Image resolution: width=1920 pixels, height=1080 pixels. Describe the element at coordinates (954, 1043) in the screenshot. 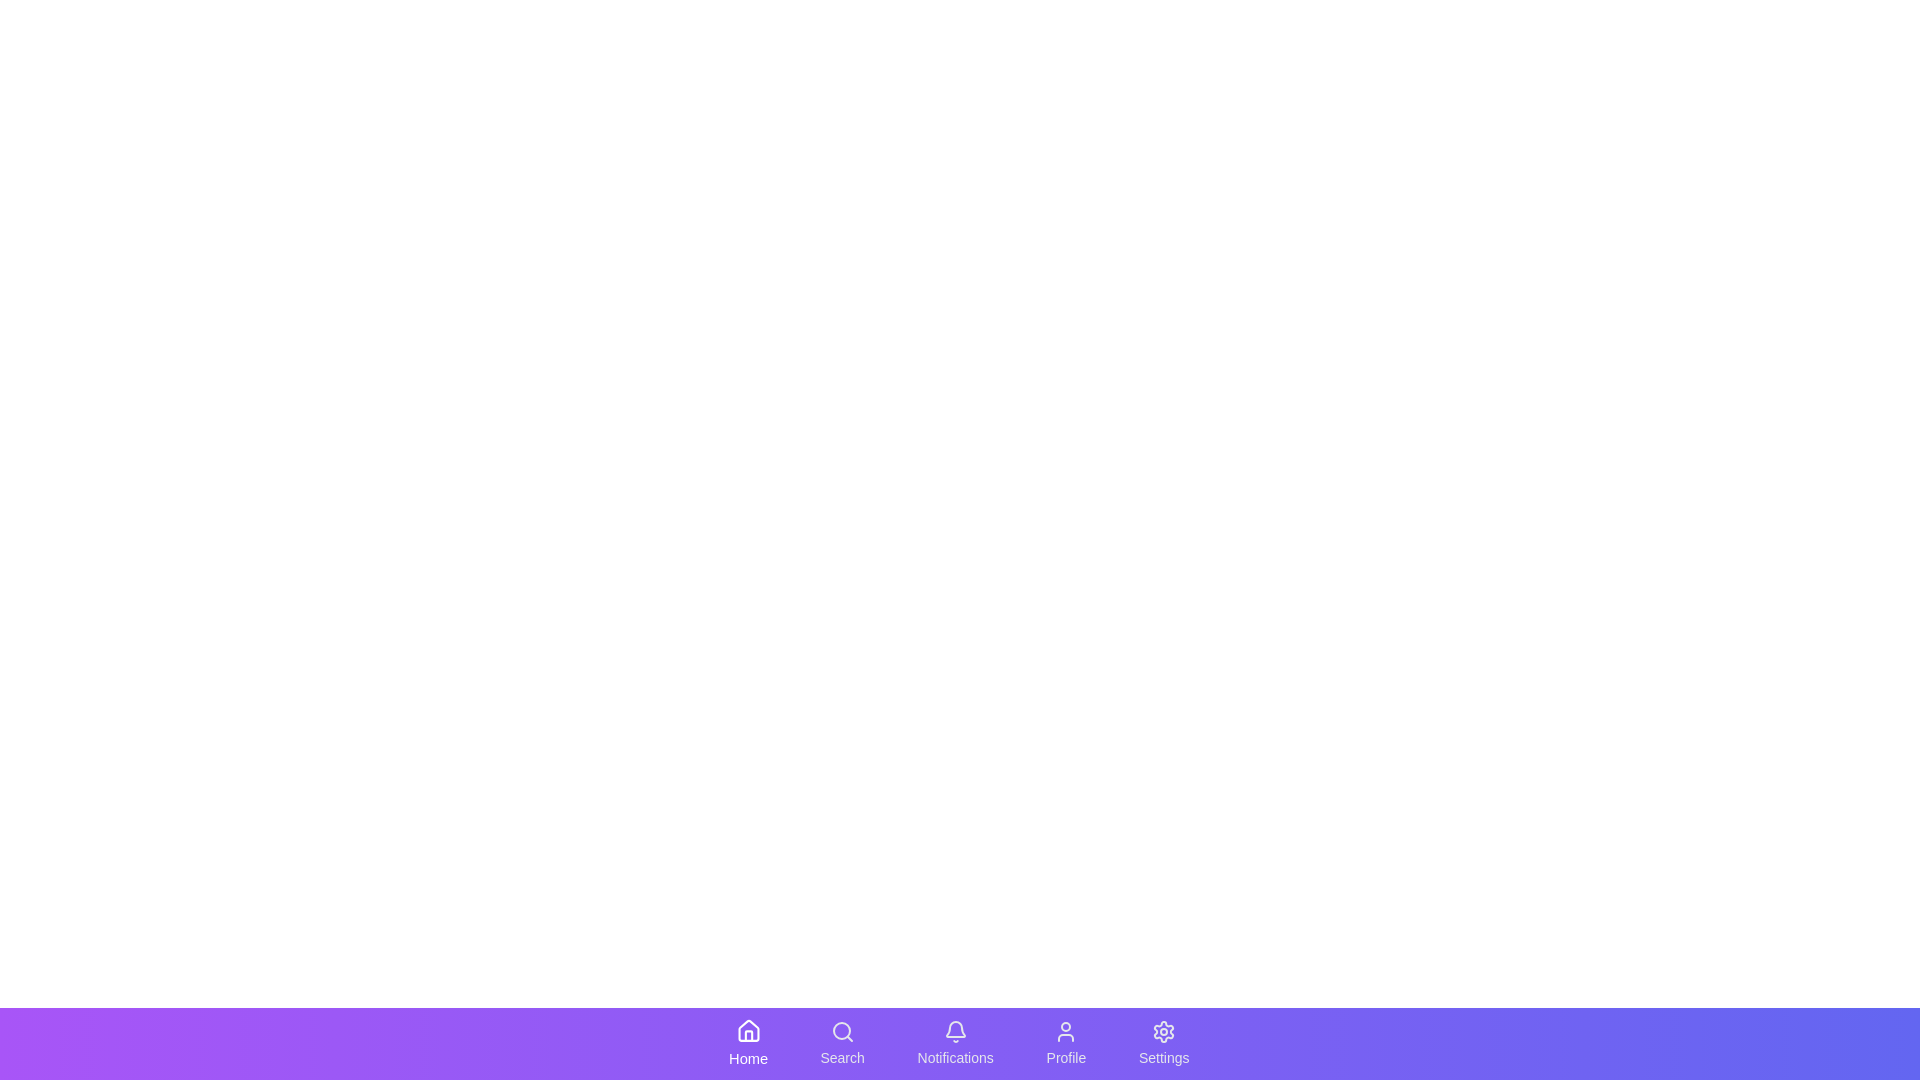

I see `the navigation icon labeled Notifications` at that location.